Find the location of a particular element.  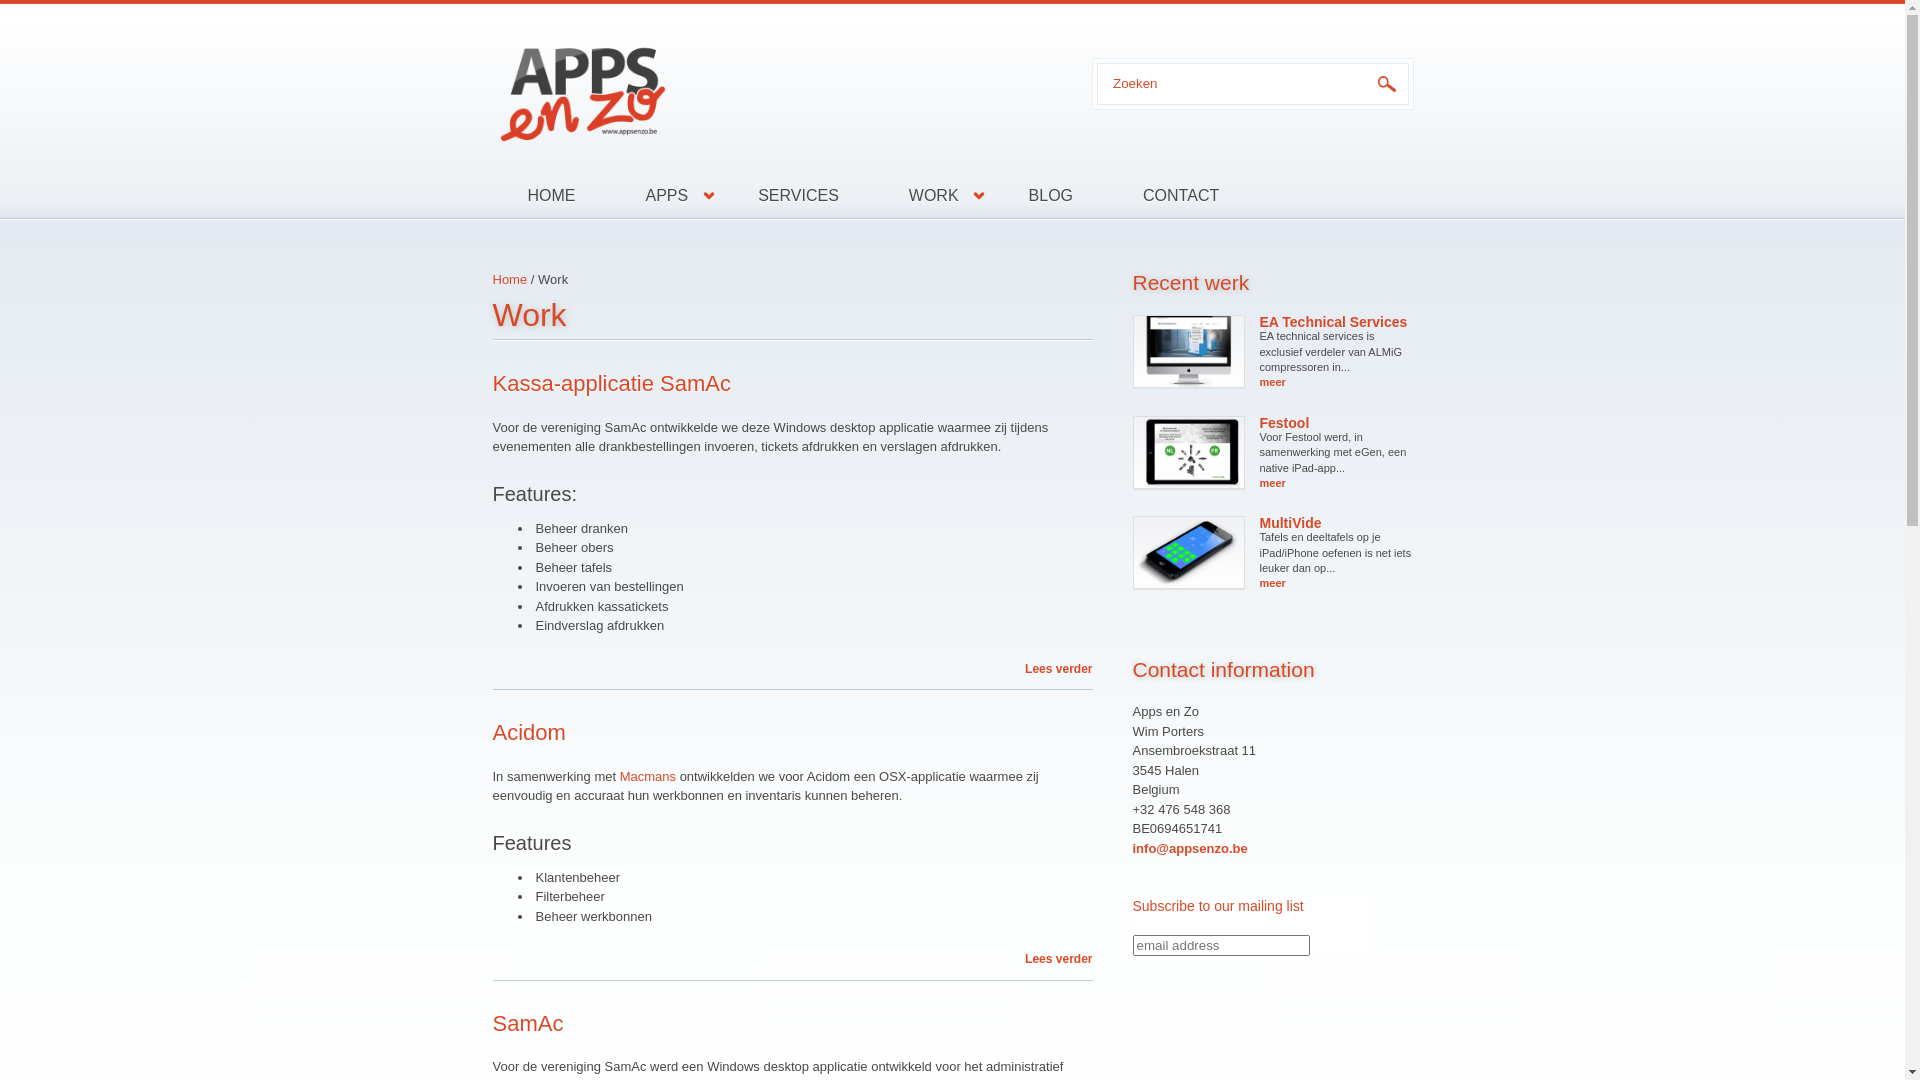

'Kassa-applicatie SamAc' is located at coordinates (609, 383).